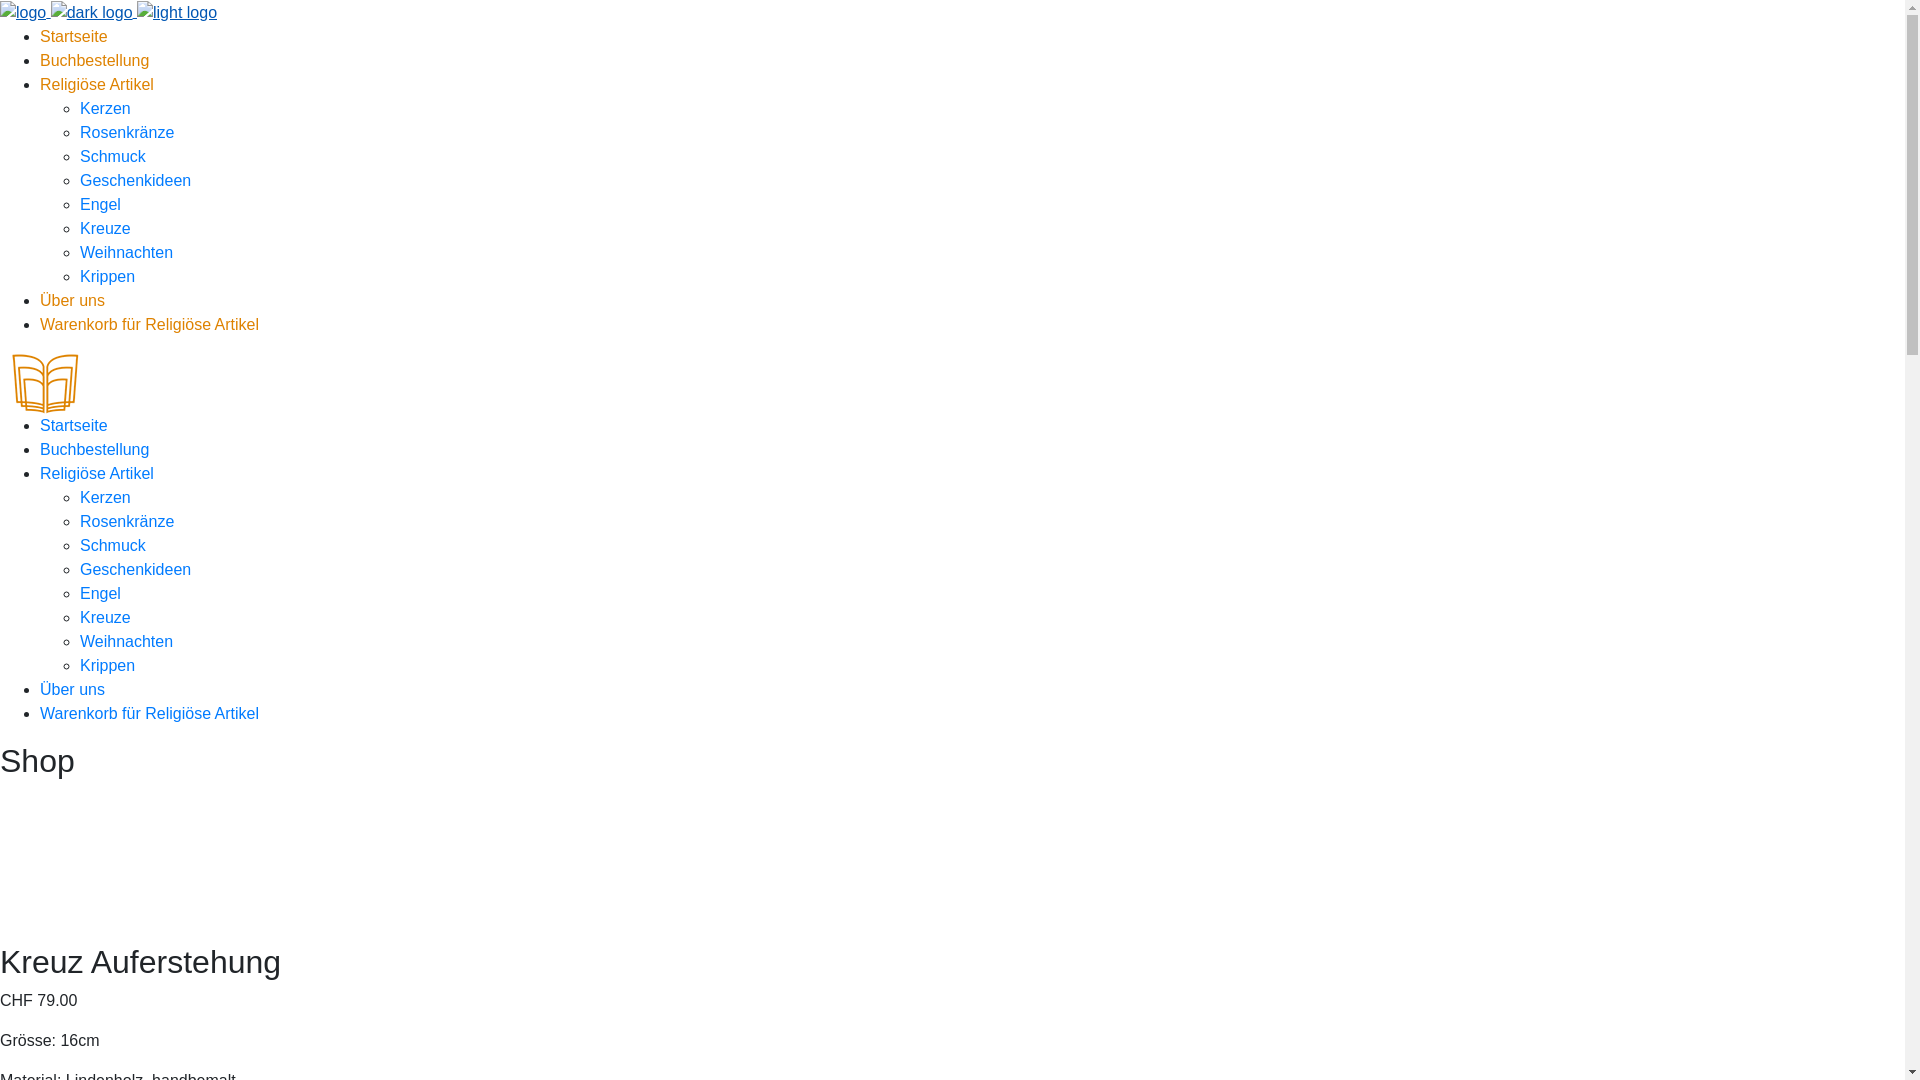  Describe the element at coordinates (106, 276) in the screenshot. I see `'Krippen'` at that location.